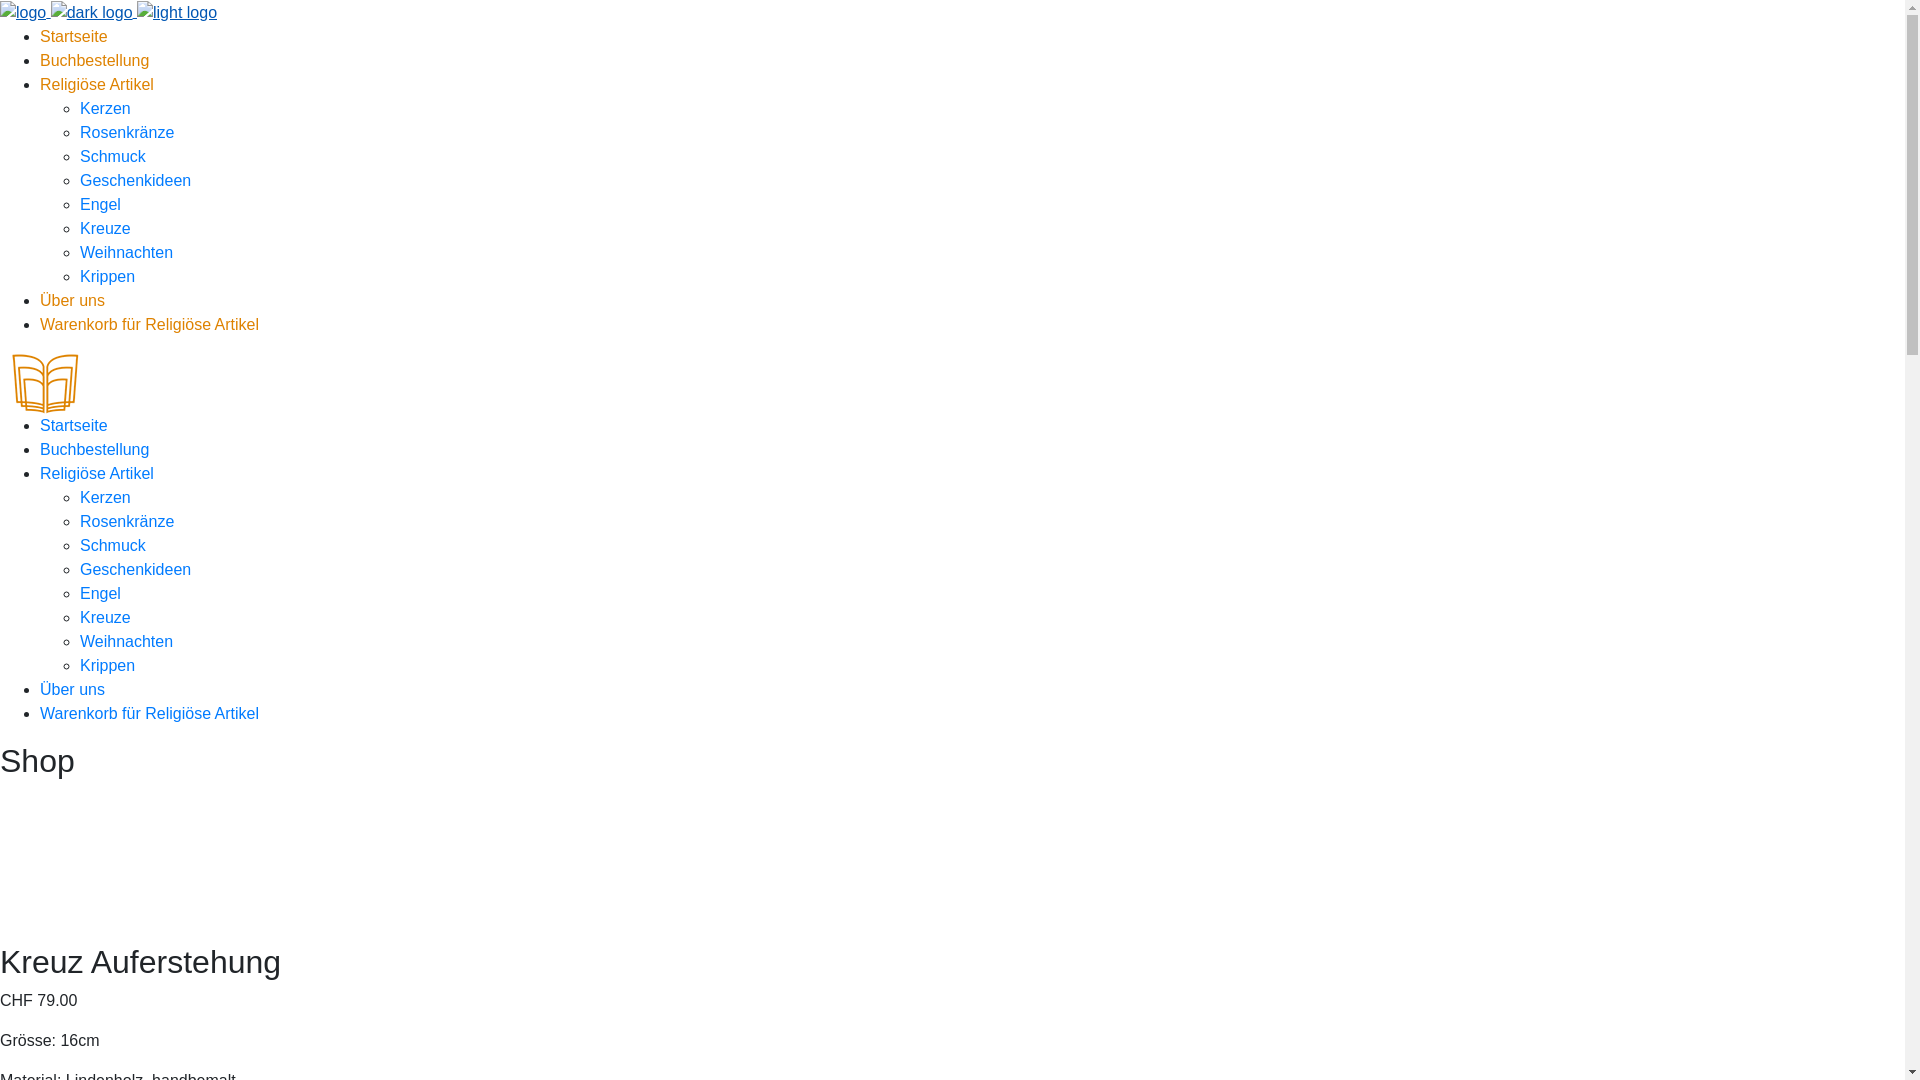  Describe the element at coordinates (106, 276) in the screenshot. I see `'Krippen'` at that location.